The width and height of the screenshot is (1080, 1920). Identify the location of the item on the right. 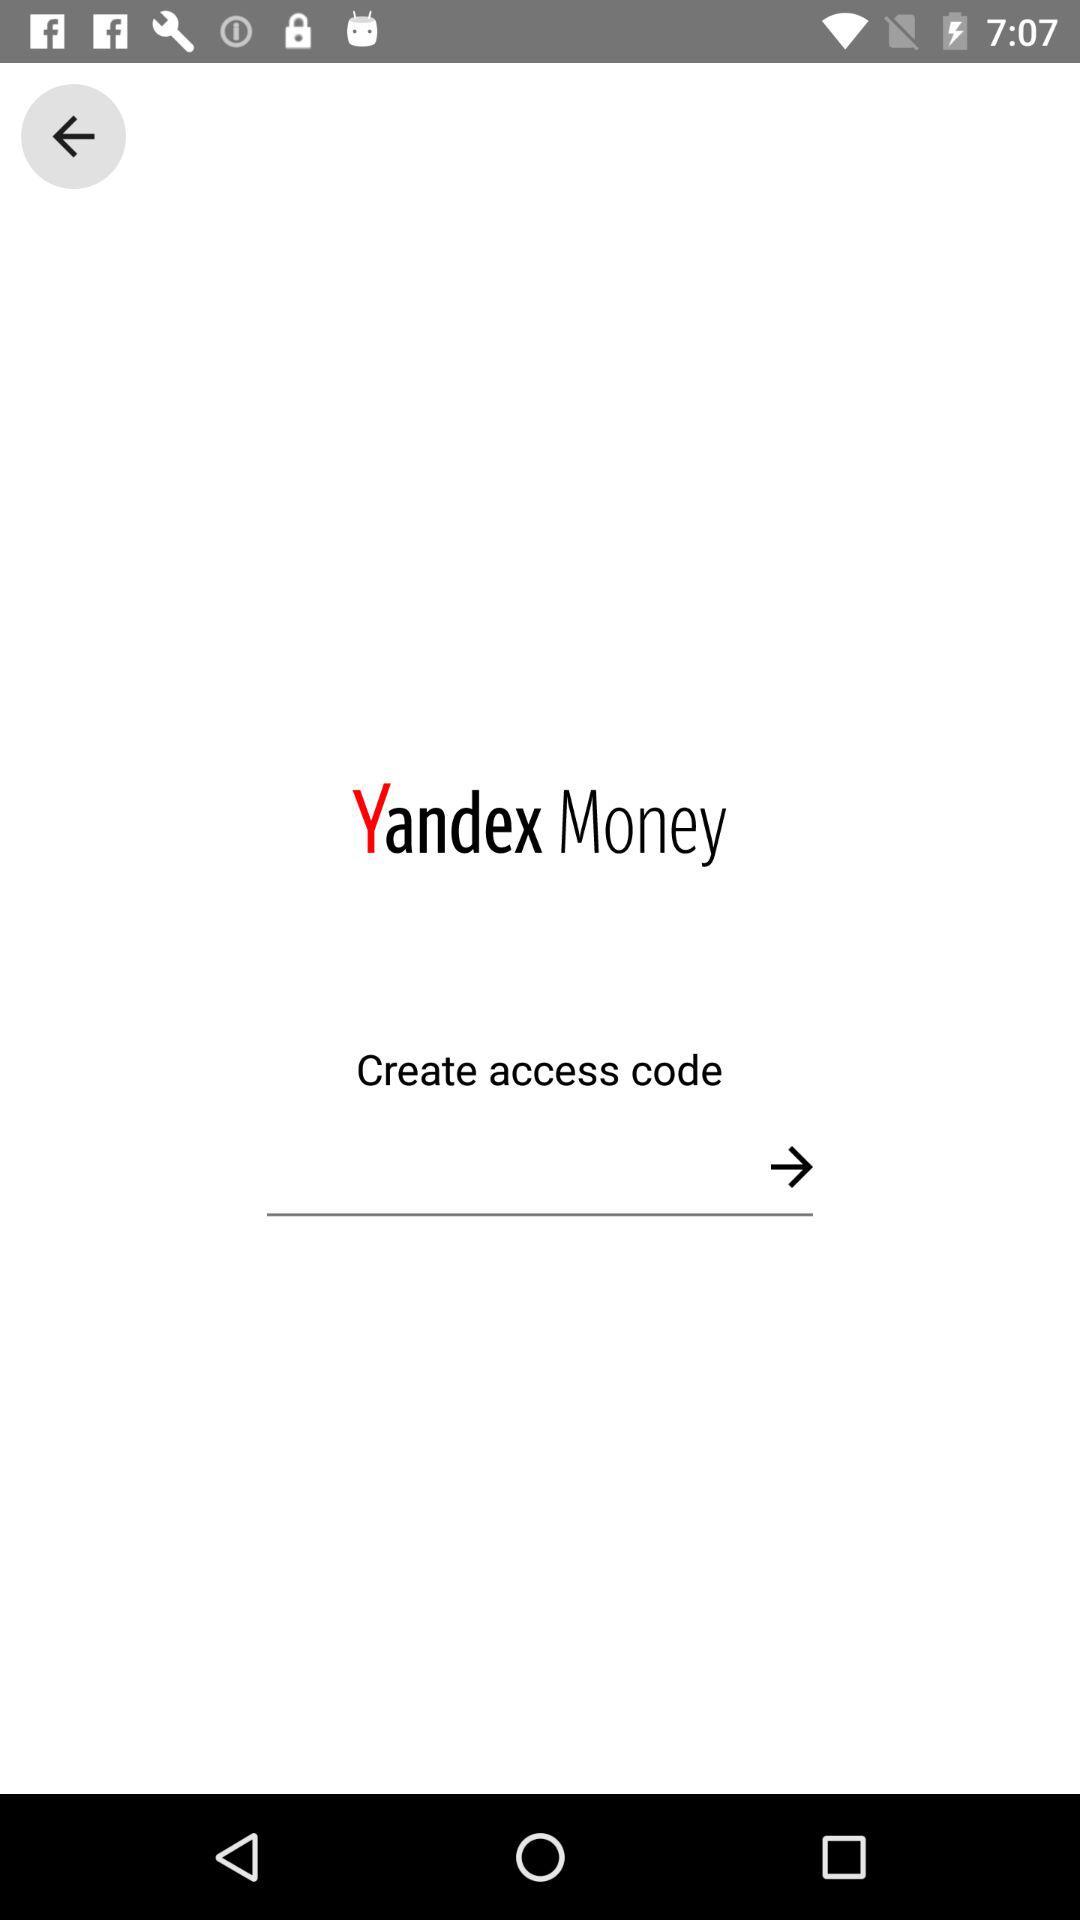
(790, 1166).